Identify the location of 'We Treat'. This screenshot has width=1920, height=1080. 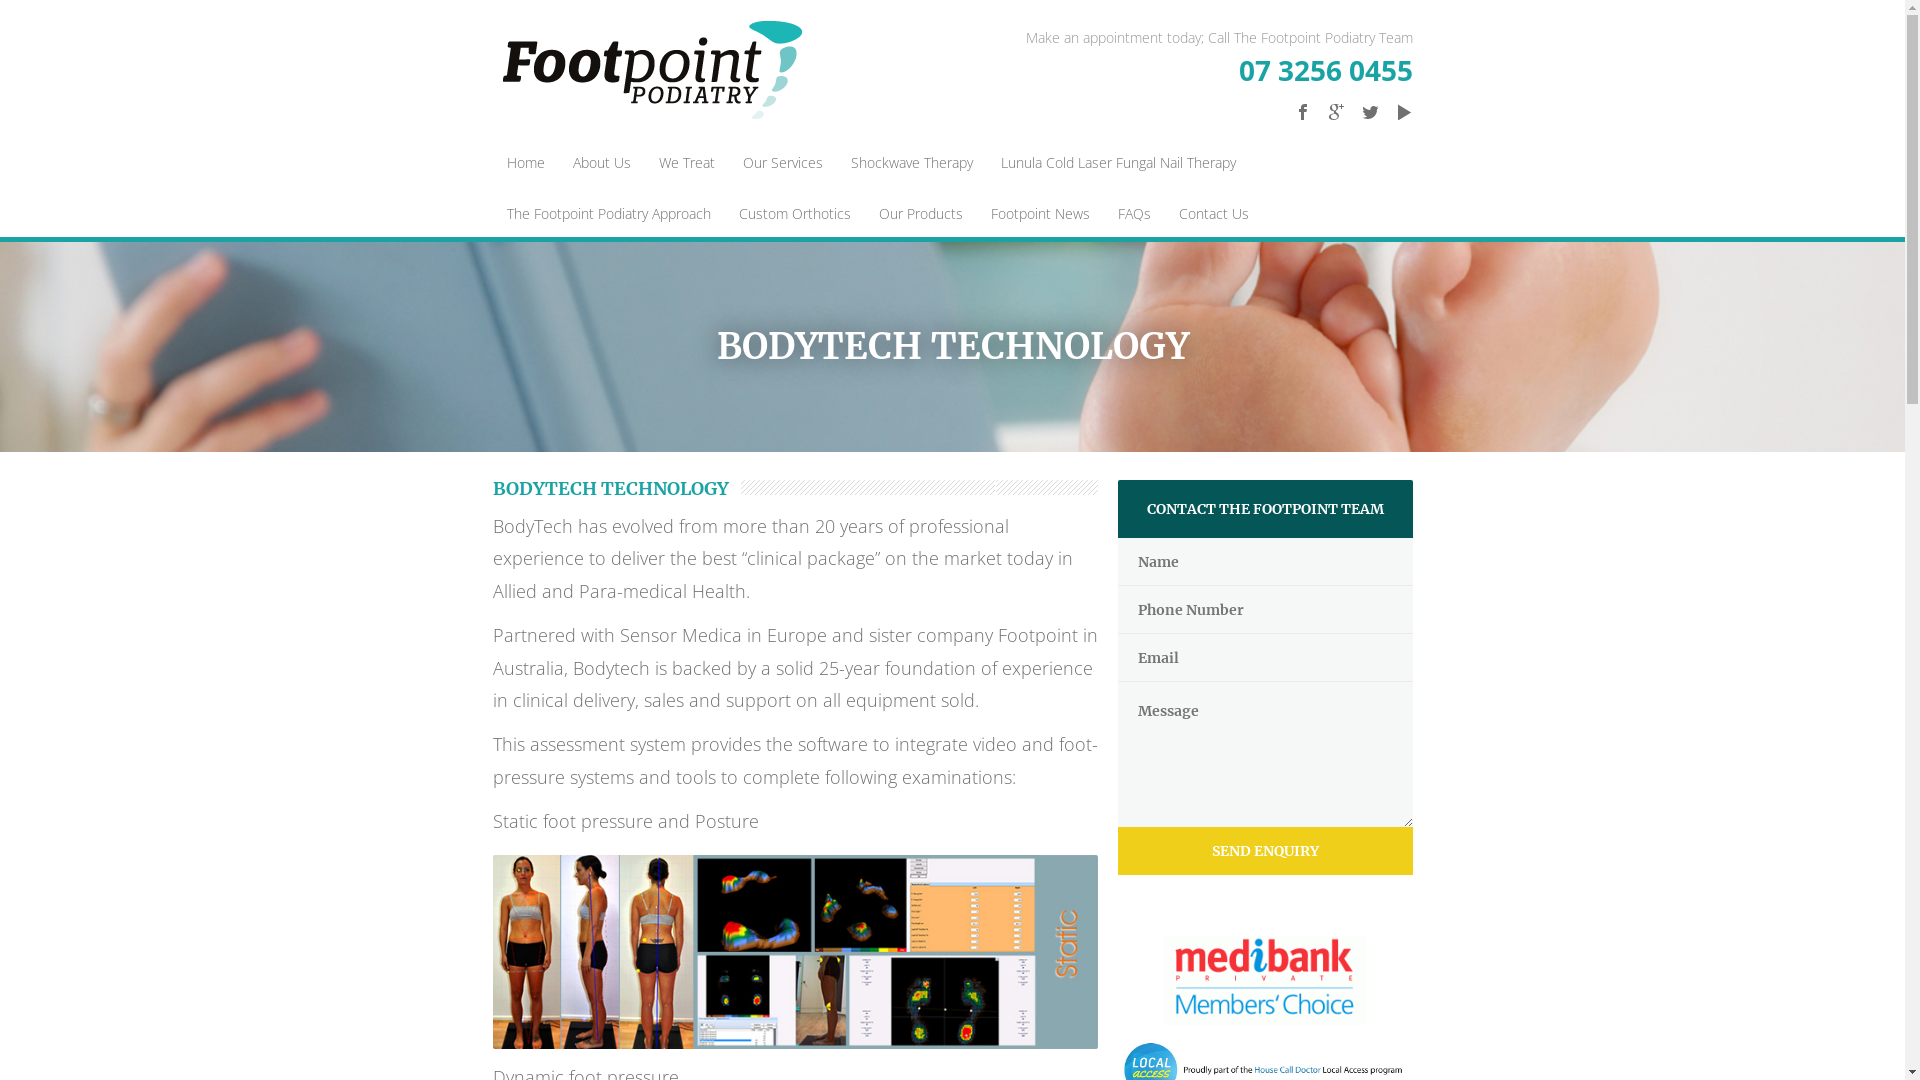
(686, 164).